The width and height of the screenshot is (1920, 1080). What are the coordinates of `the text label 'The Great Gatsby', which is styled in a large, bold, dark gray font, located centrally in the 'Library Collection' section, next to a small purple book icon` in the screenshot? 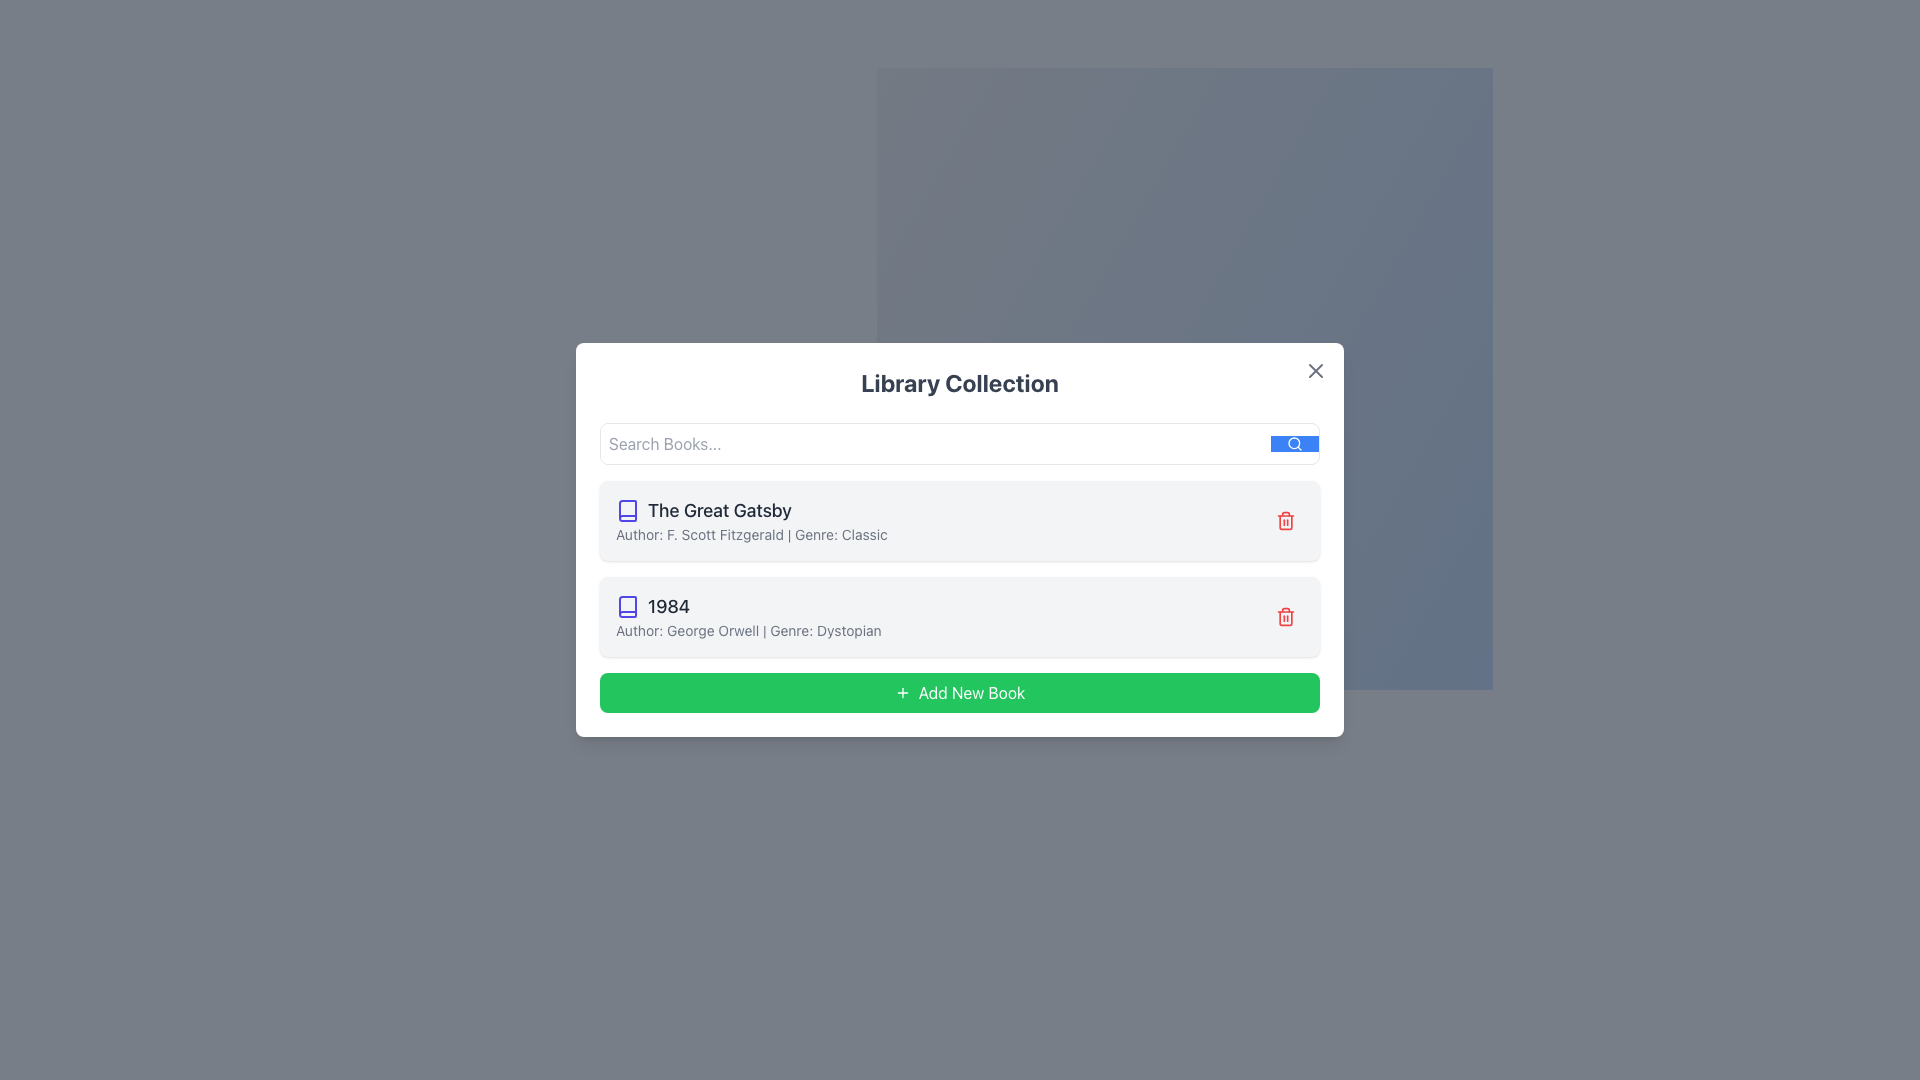 It's located at (750, 509).